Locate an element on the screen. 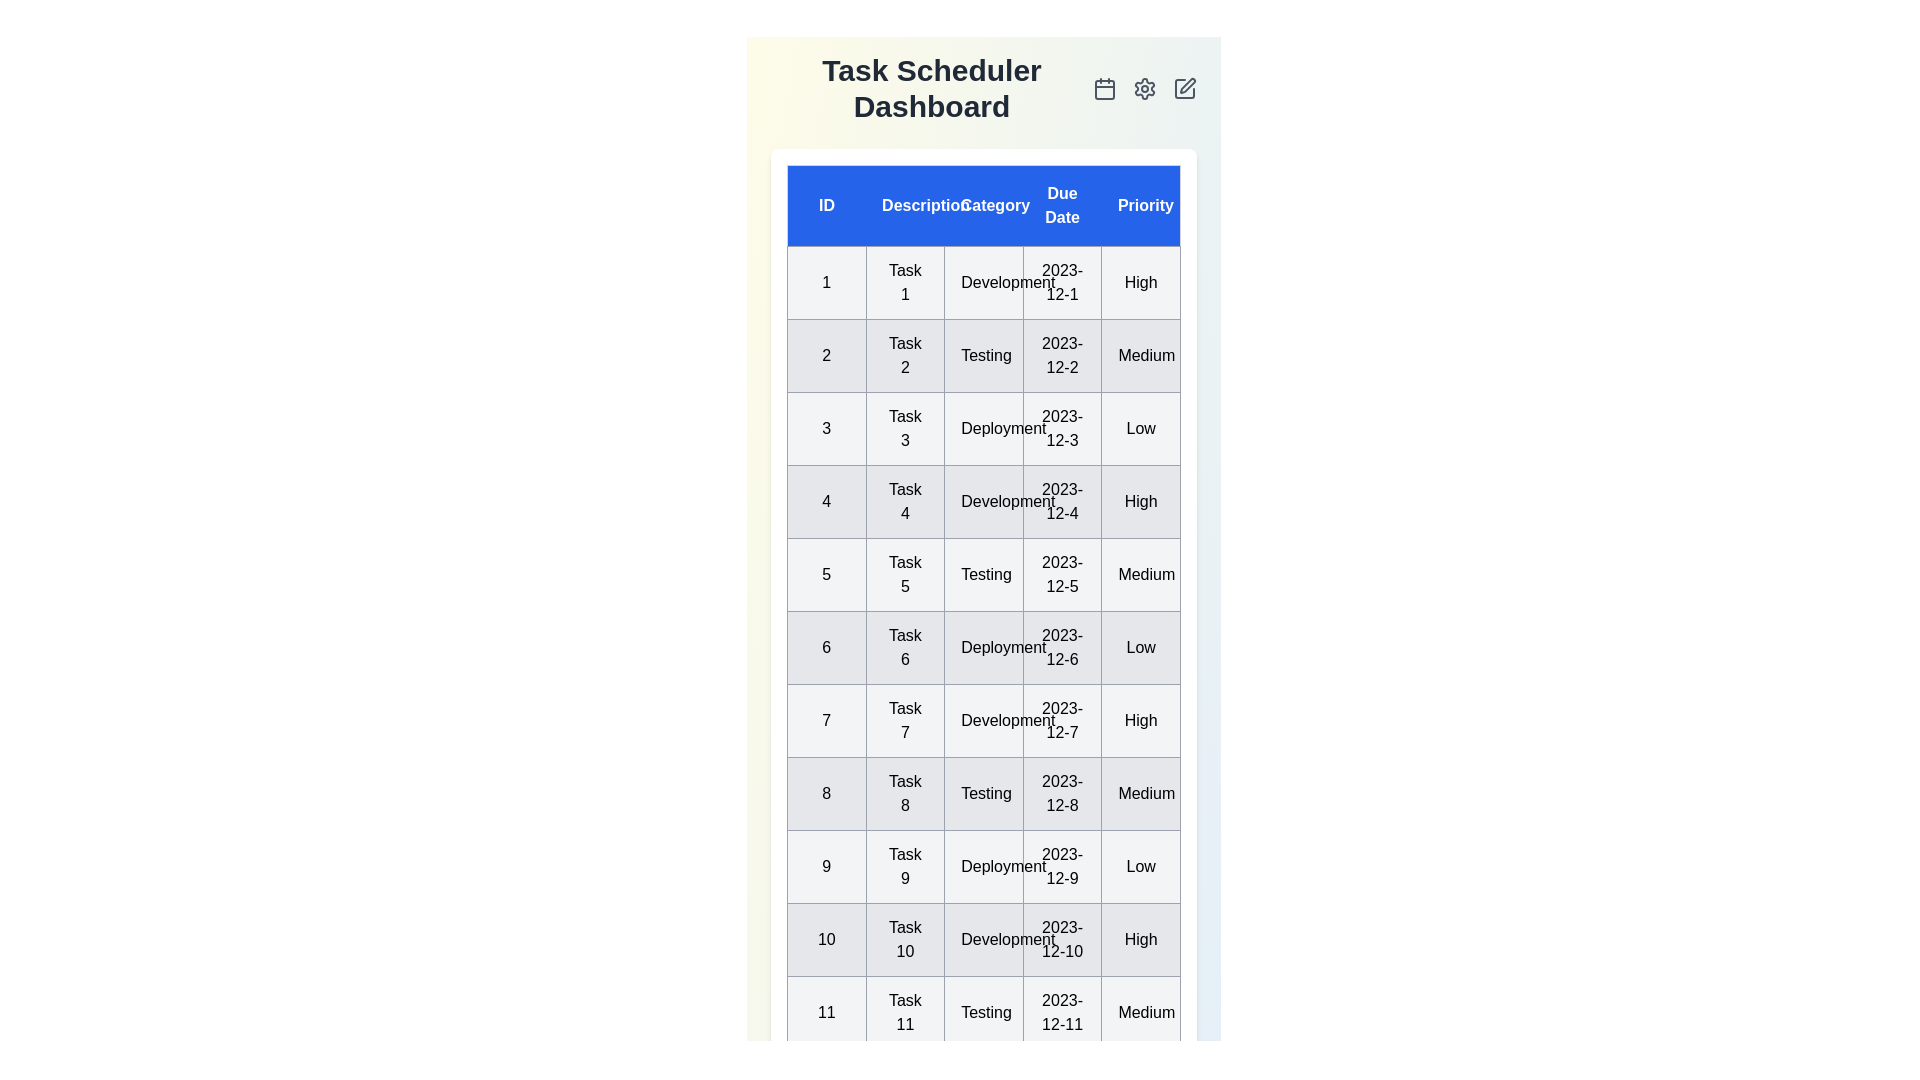 The width and height of the screenshot is (1920, 1080). the column header 'Priority' to sort the tasks by that column is located at coordinates (1141, 205).